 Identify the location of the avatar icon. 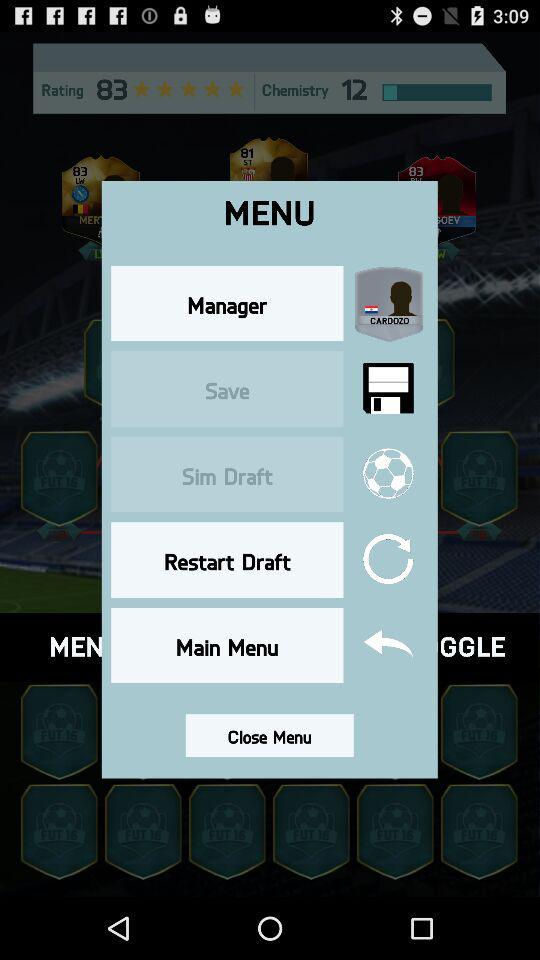
(478, 779).